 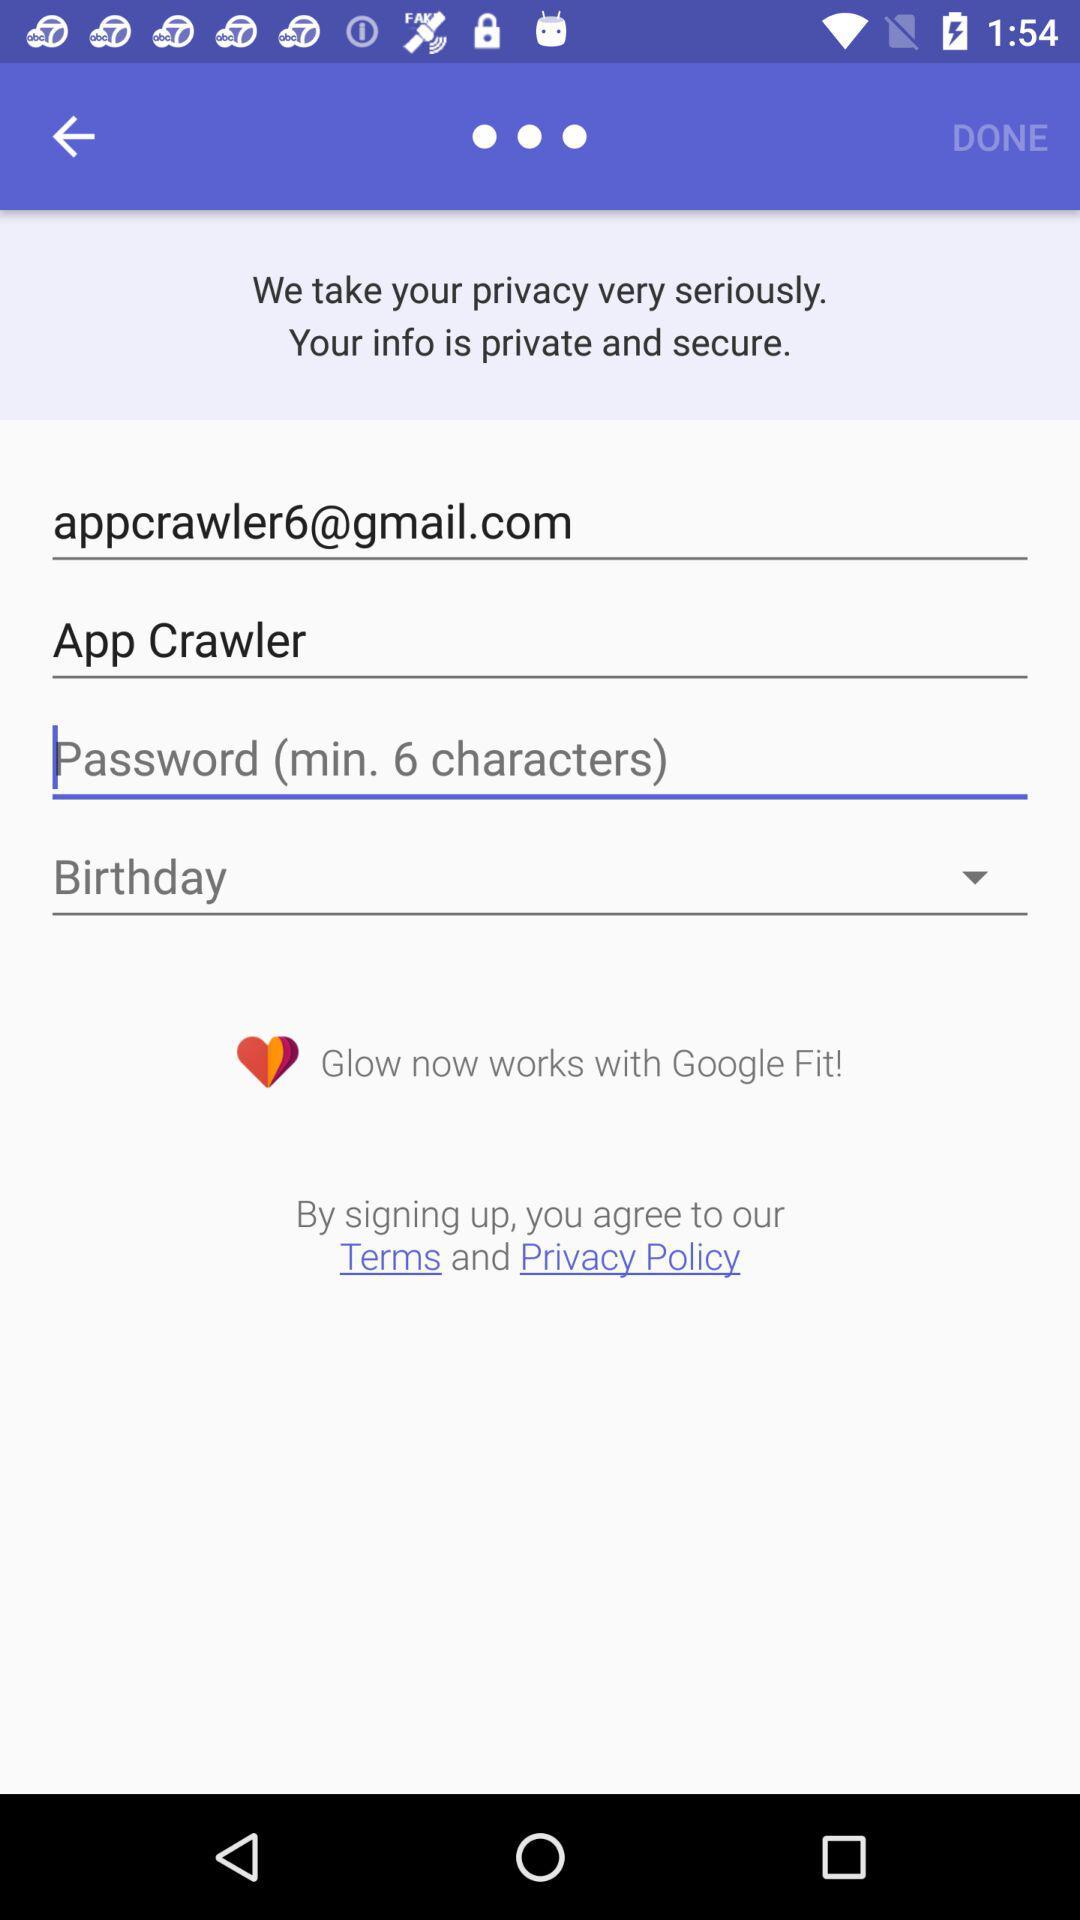 What do you see at coordinates (540, 757) in the screenshot?
I see `password` at bounding box center [540, 757].